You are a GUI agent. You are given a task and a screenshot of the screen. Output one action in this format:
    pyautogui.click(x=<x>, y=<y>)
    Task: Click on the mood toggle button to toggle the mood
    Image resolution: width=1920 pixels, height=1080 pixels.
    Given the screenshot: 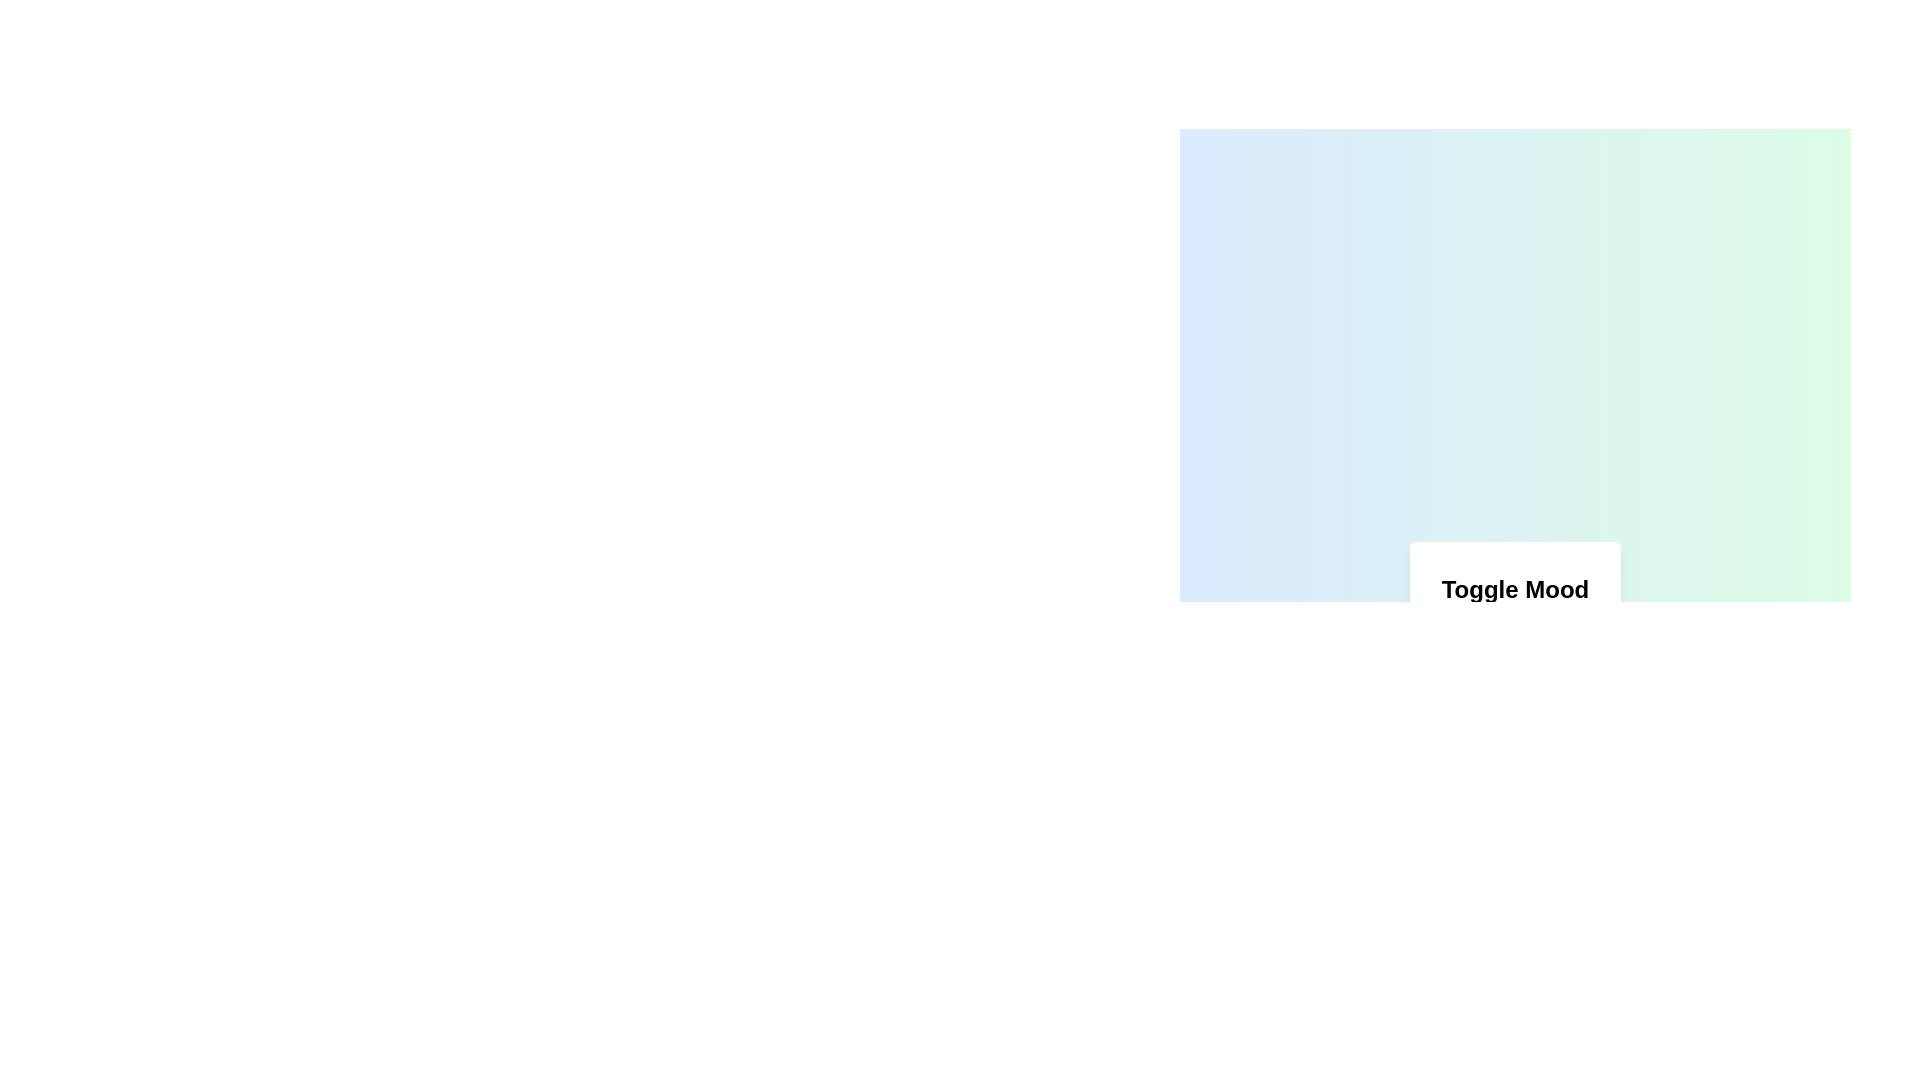 What is the action you would take?
    pyautogui.click(x=1515, y=671)
    